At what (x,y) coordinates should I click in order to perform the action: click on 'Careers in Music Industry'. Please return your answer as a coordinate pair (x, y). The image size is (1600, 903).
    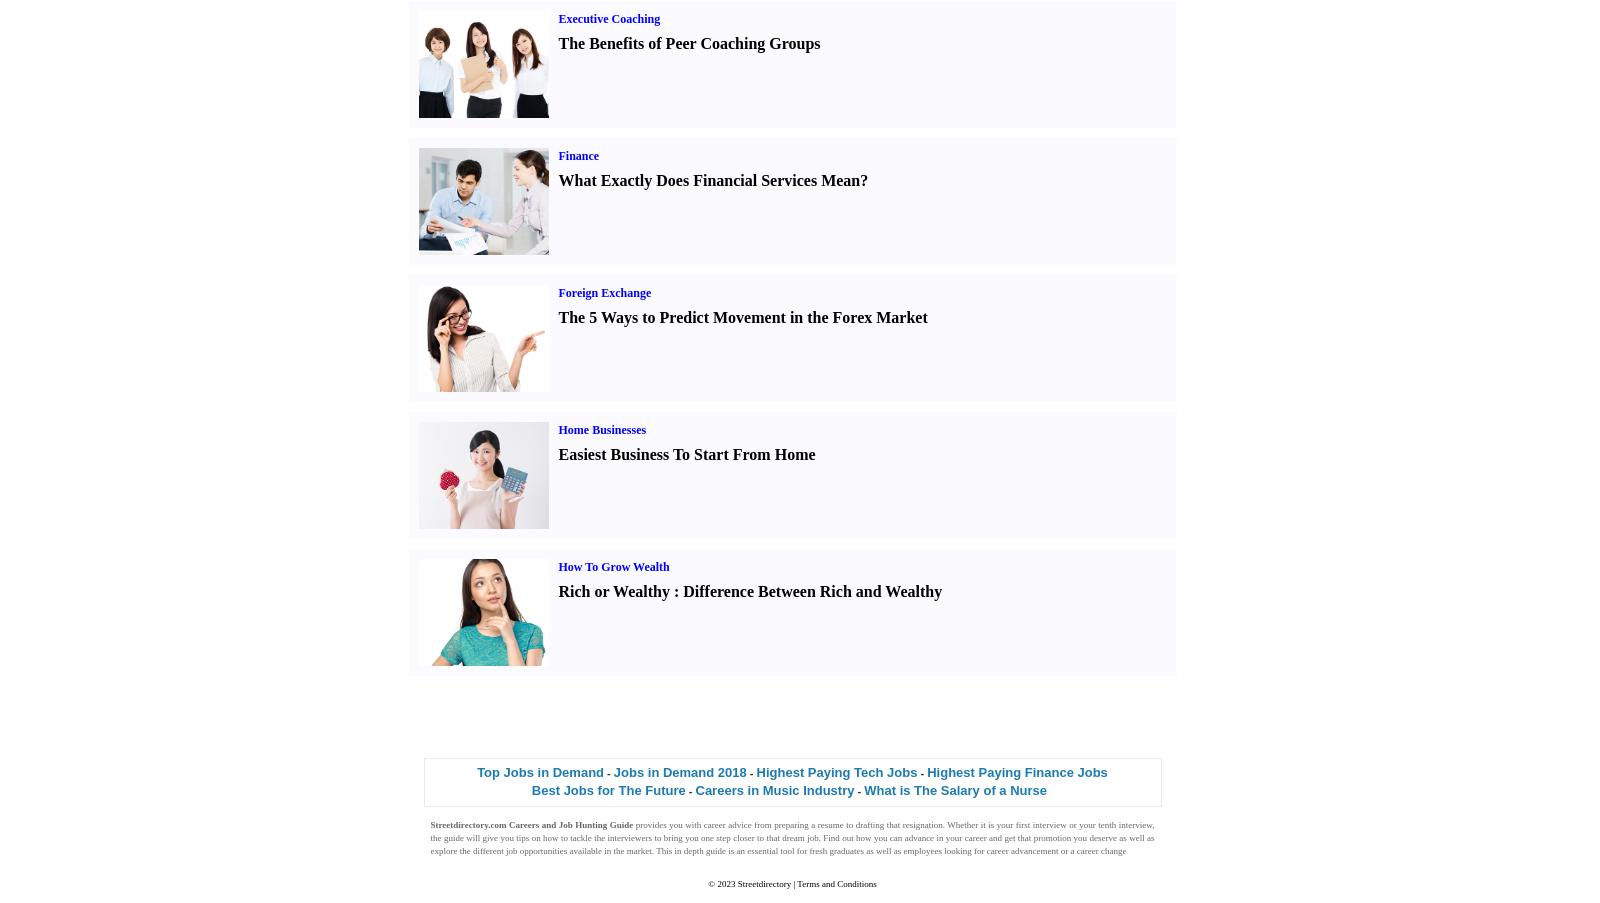
    Looking at the image, I should click on (774, 789).